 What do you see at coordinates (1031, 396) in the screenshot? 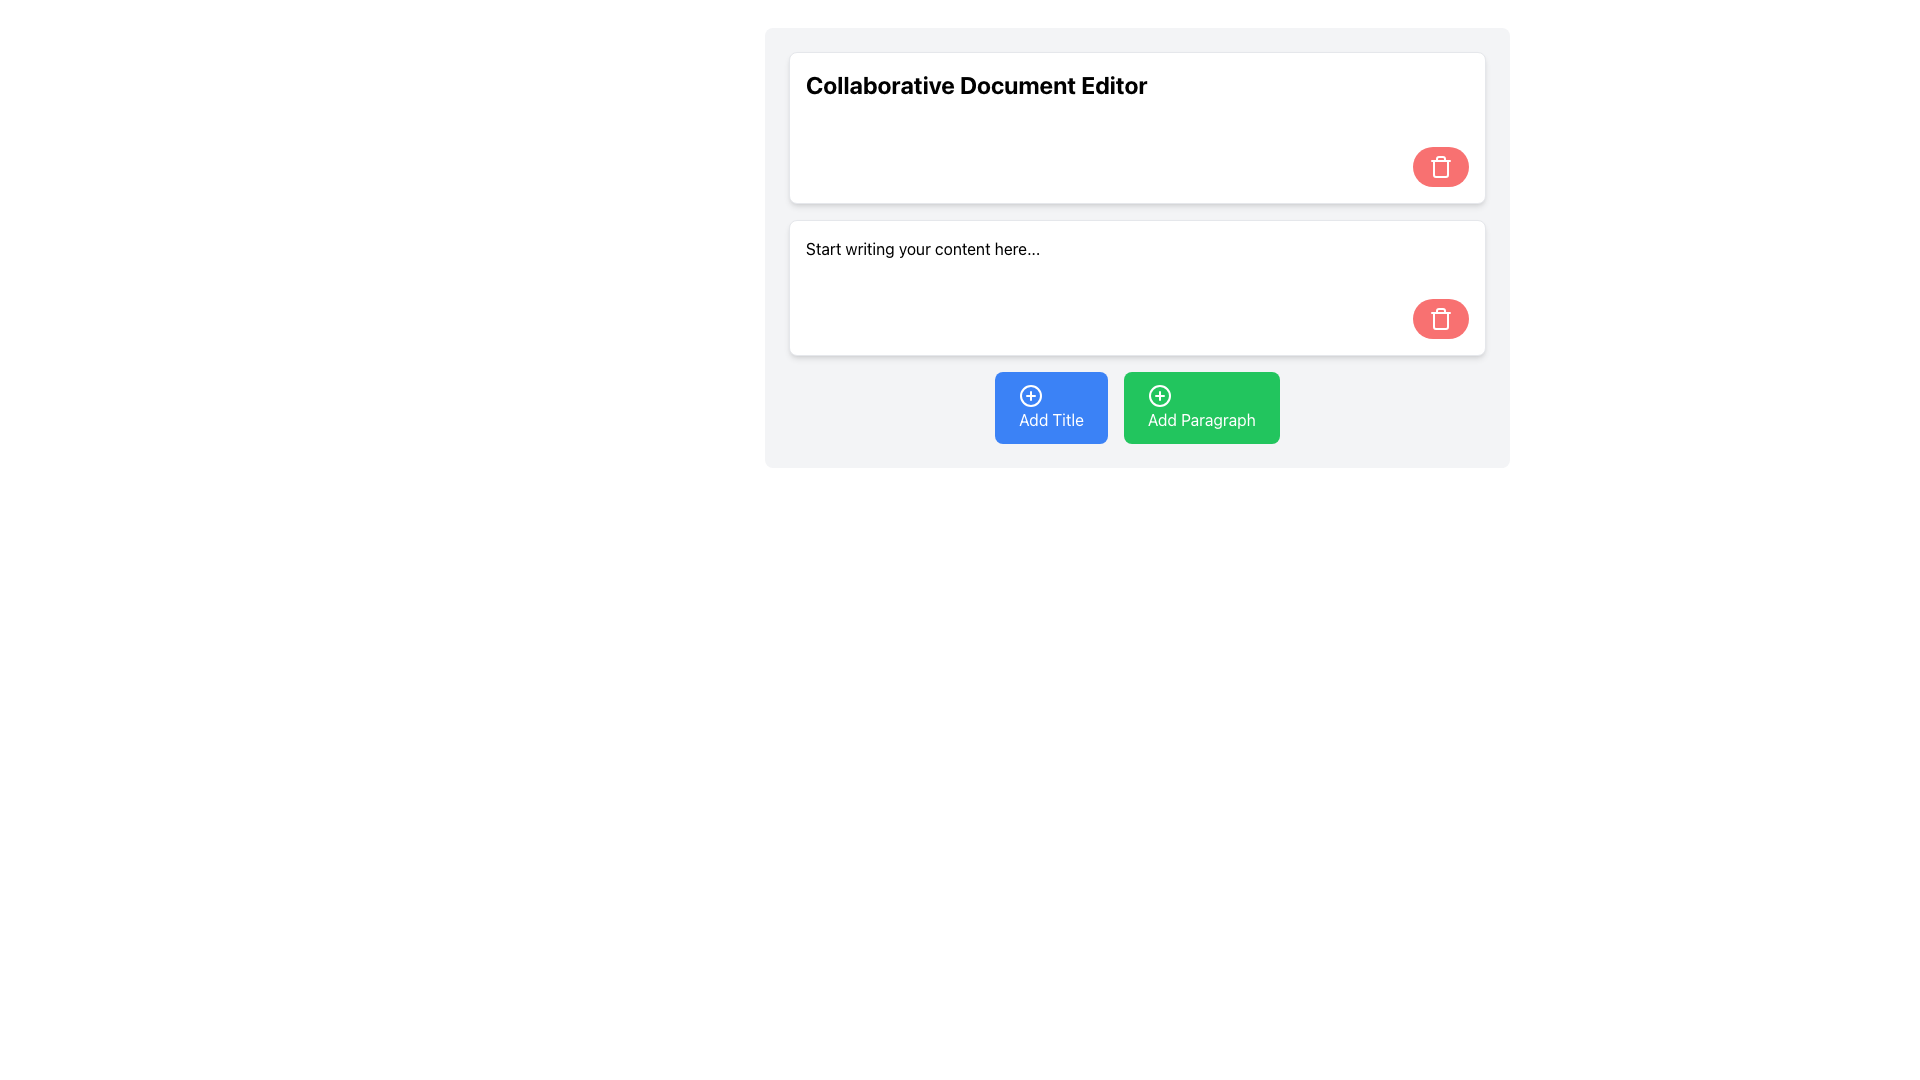
I see `SVG circle icon located within the 'Add Title' button, which signifies its interactive purpose` at bounding box center [1031, 396].